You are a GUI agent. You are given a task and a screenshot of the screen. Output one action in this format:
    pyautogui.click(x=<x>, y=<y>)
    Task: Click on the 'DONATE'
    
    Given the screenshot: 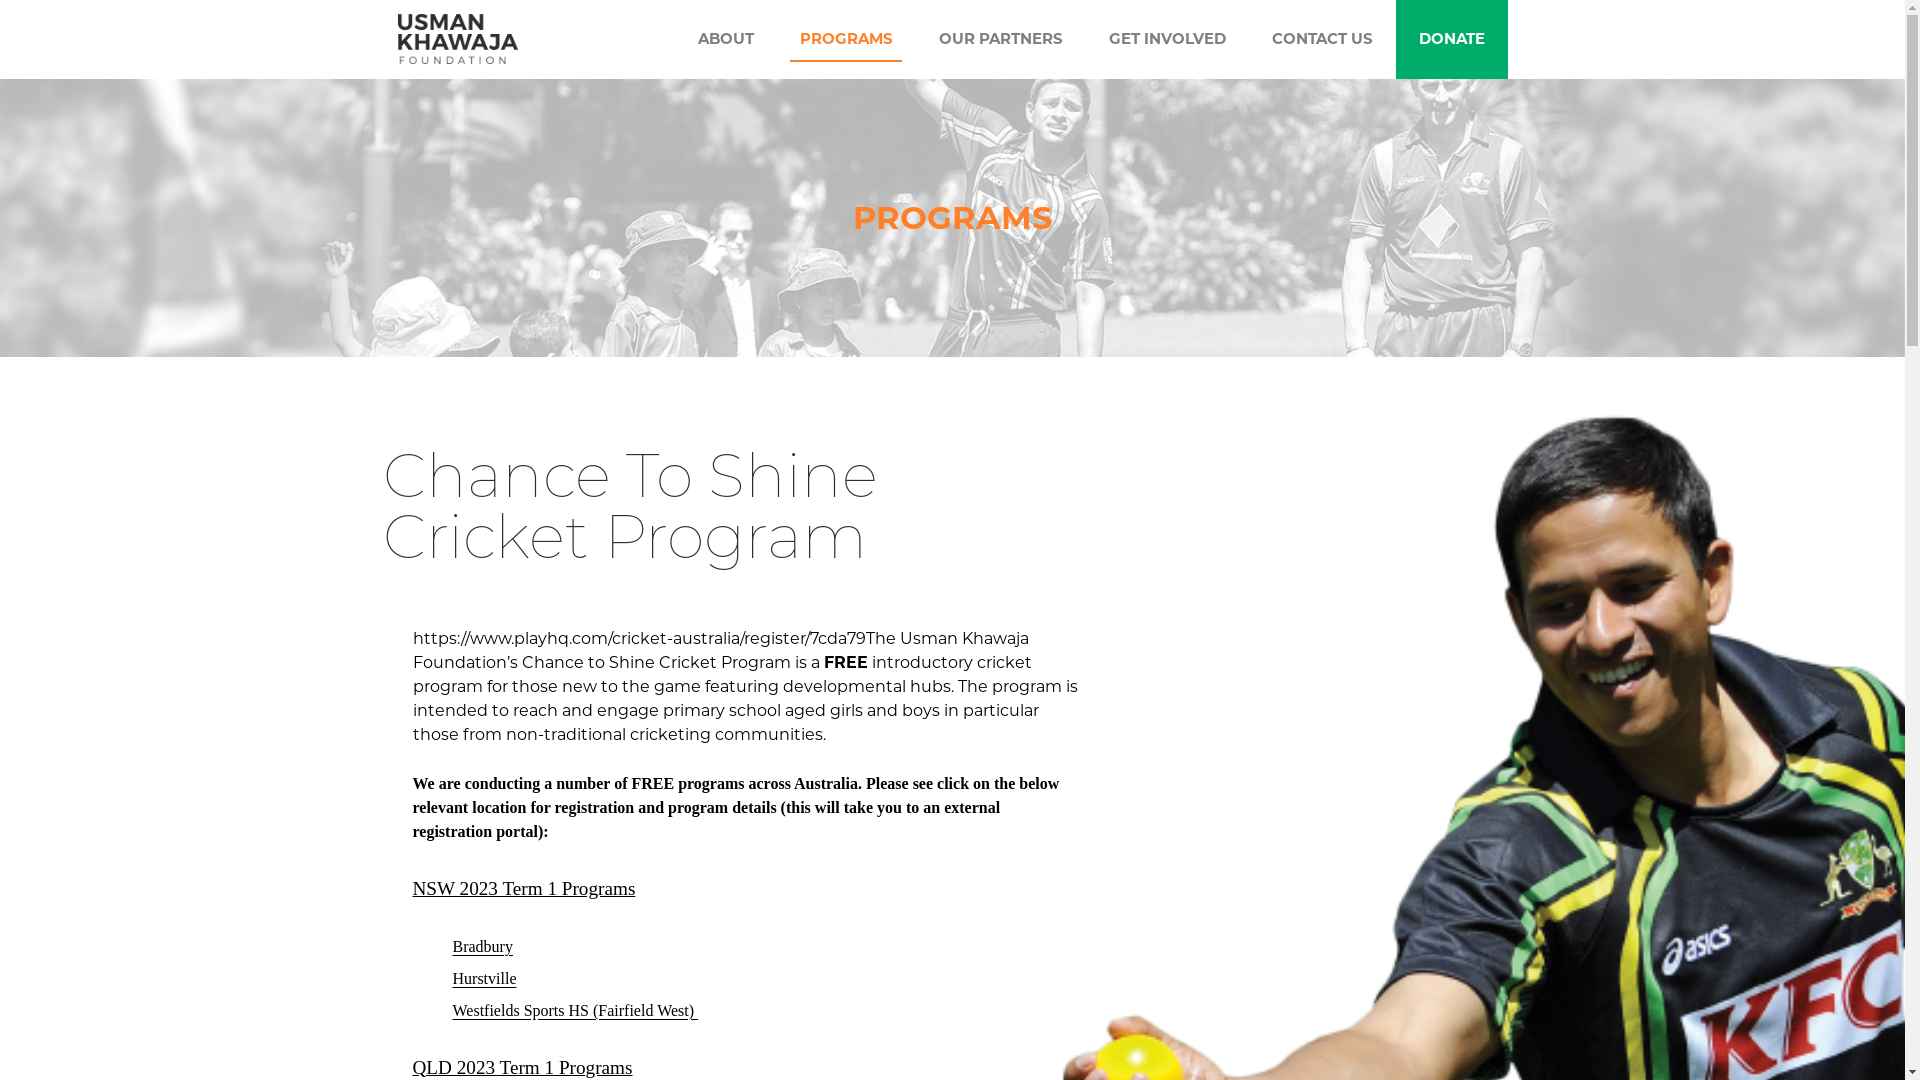 What is the action you would take?
    pyautogui.click(x=1450, y=39)
    